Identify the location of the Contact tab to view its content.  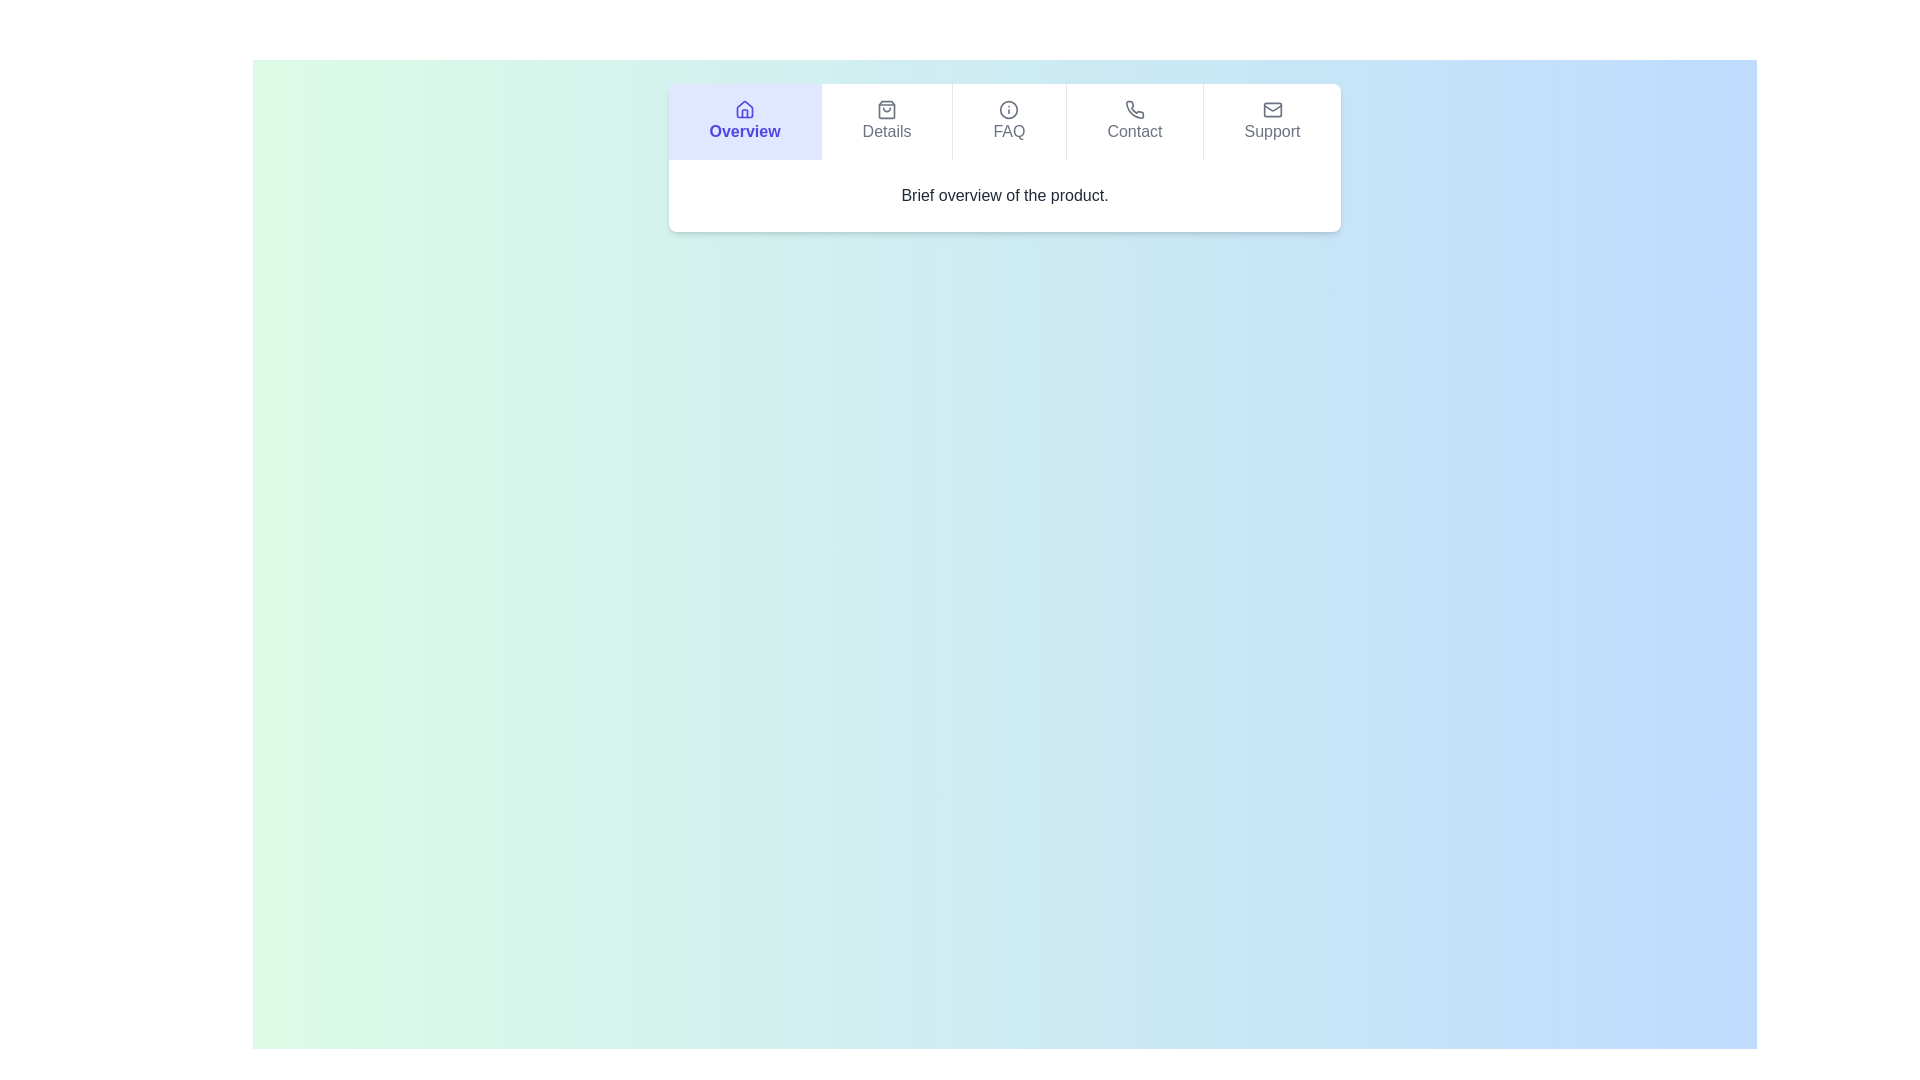
(1133, 122).